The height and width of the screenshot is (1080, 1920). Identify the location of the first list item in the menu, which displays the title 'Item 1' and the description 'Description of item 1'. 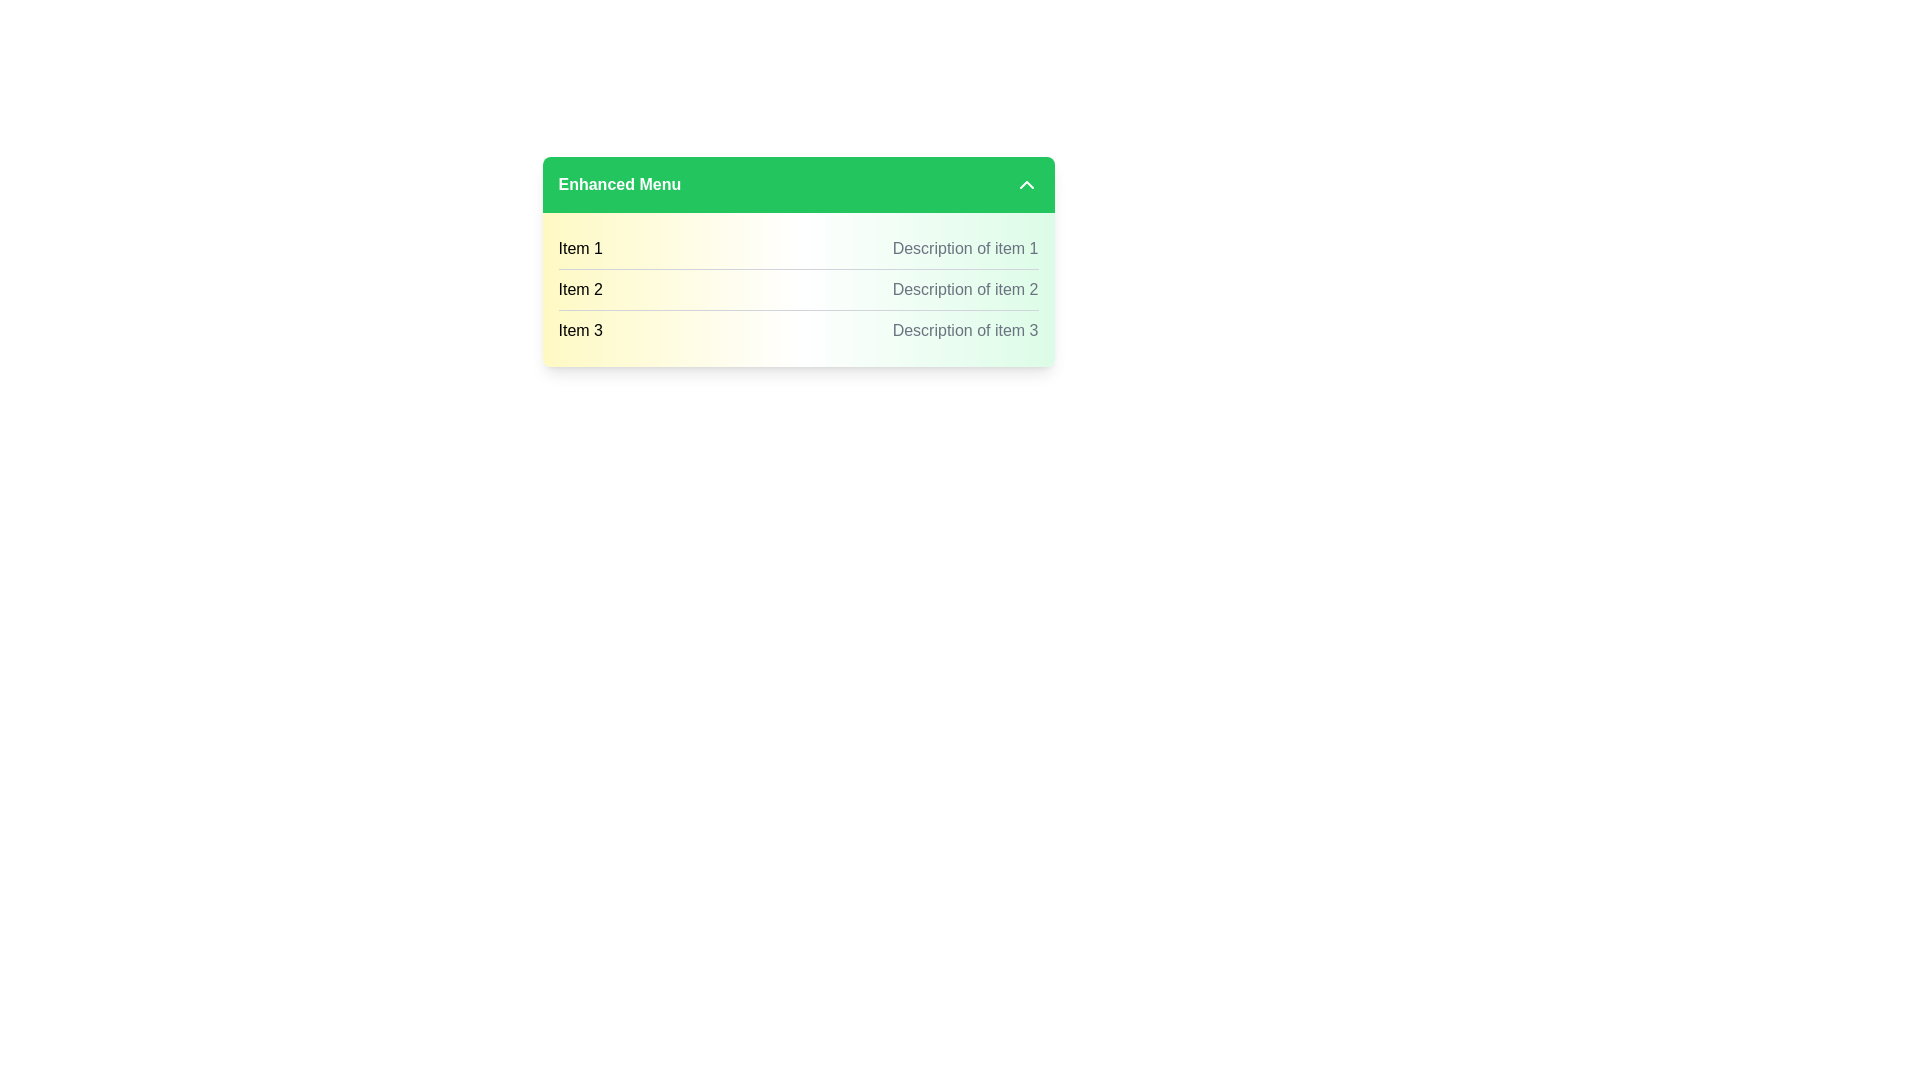
(797, 248).